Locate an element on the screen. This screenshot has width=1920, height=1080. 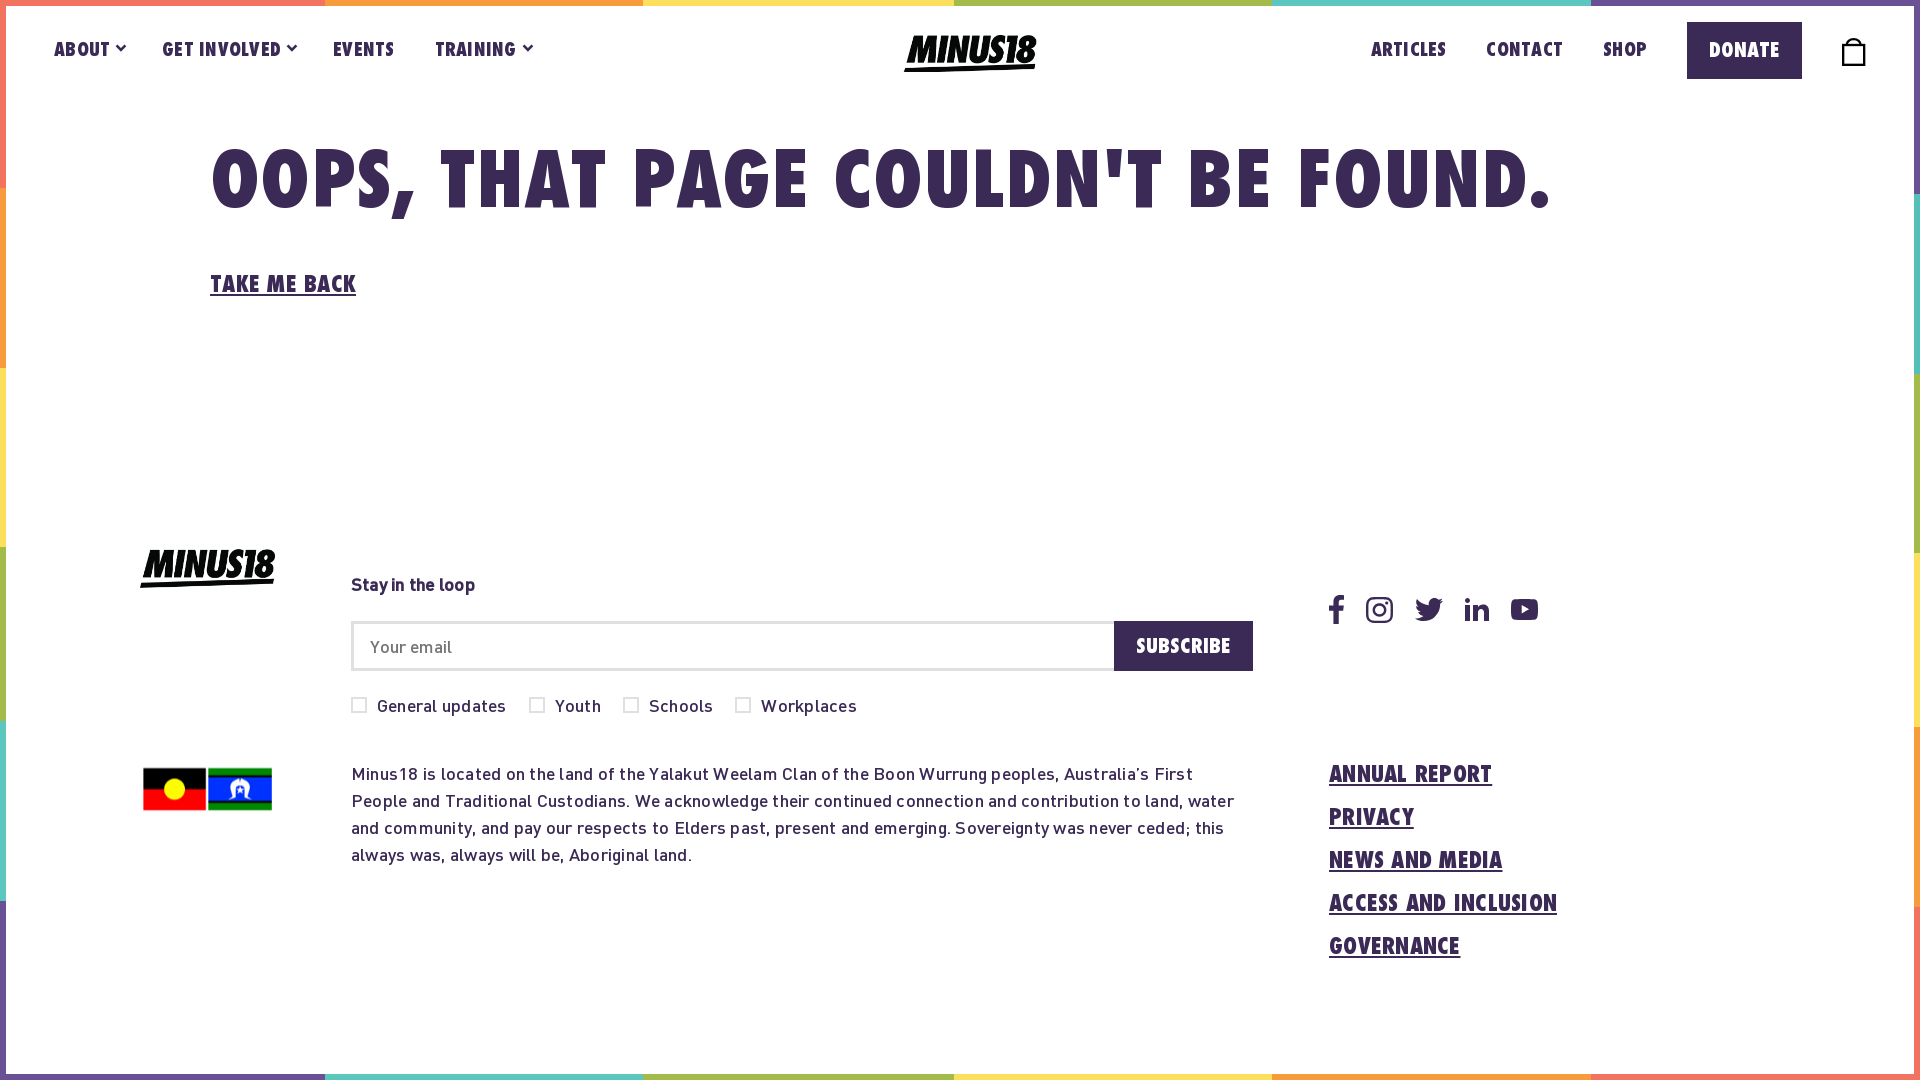
'GOVERNANCE' is located at coordinates (1394, 946).